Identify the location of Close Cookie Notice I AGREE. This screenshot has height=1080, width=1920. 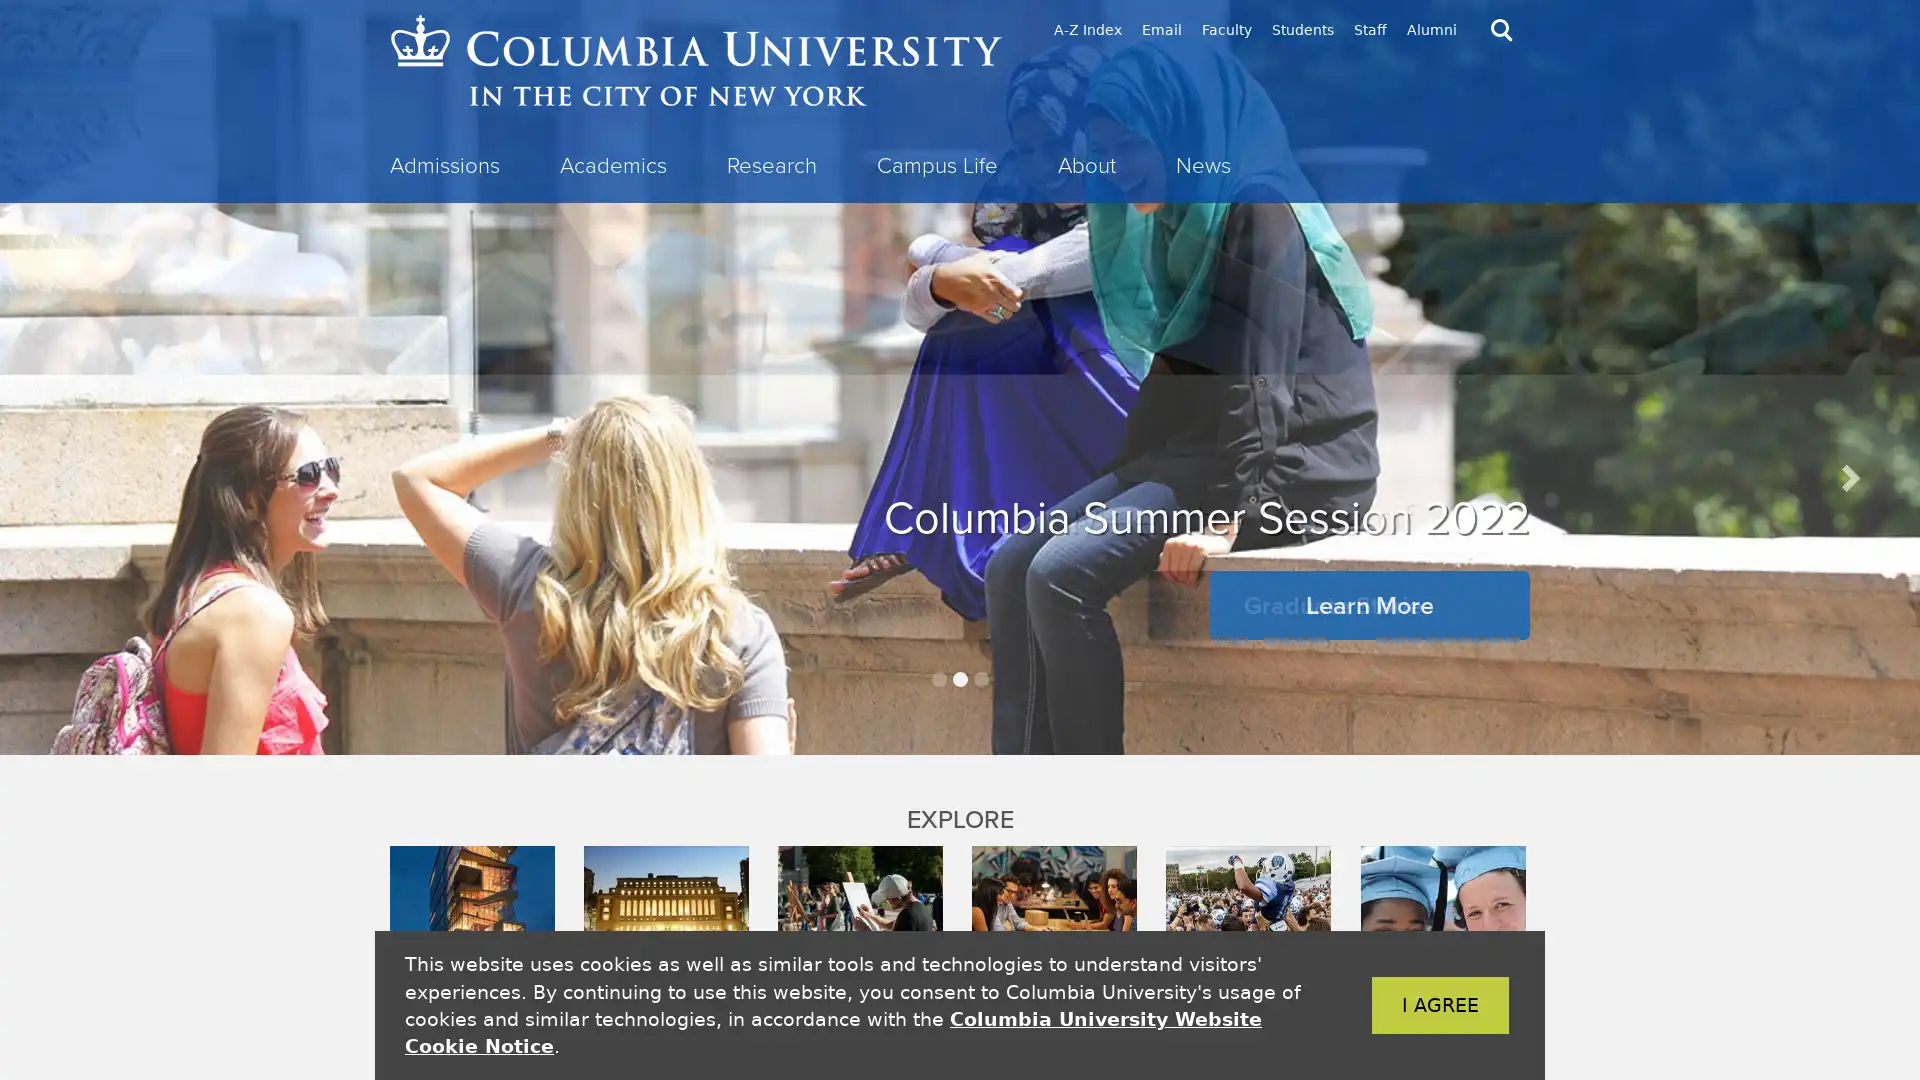
(1409, 1005).